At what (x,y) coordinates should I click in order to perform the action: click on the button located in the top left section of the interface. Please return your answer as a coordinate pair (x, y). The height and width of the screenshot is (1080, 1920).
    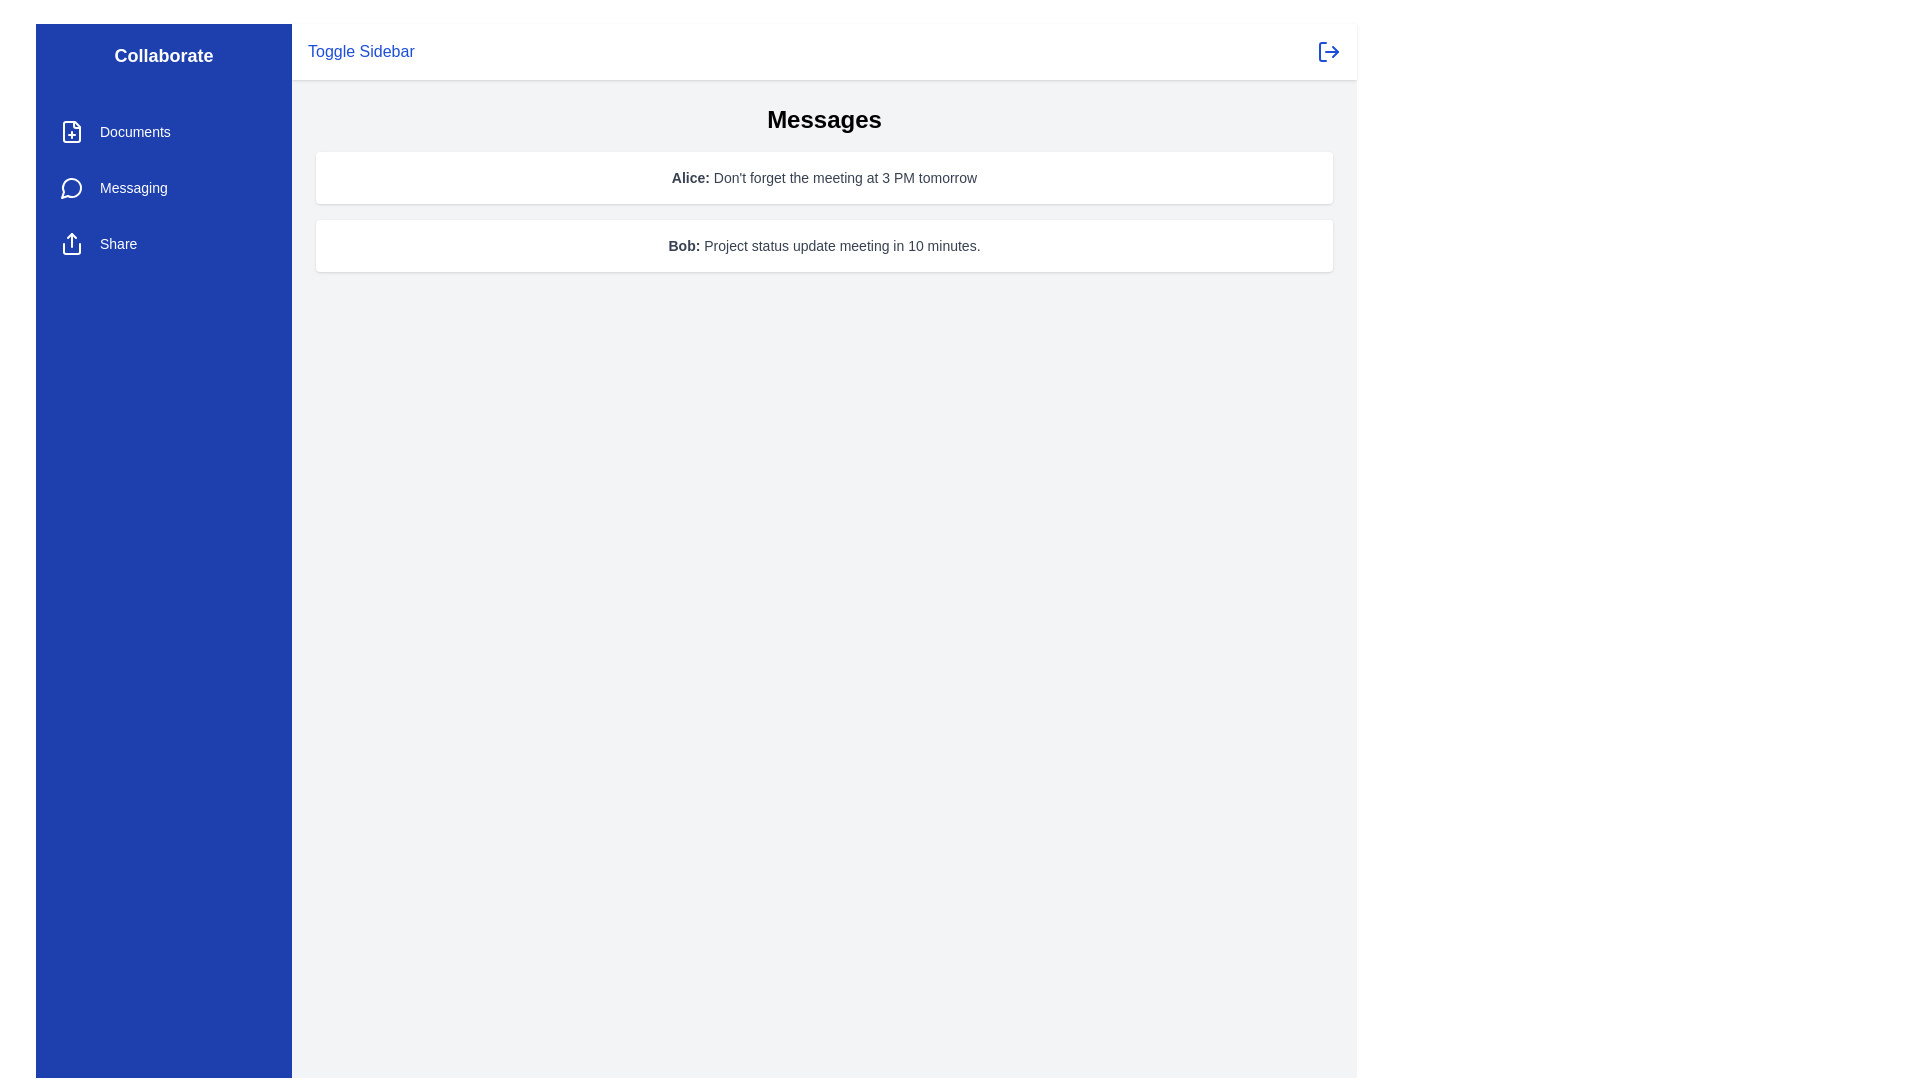
    Looking at the image, I should click on (361, 50).